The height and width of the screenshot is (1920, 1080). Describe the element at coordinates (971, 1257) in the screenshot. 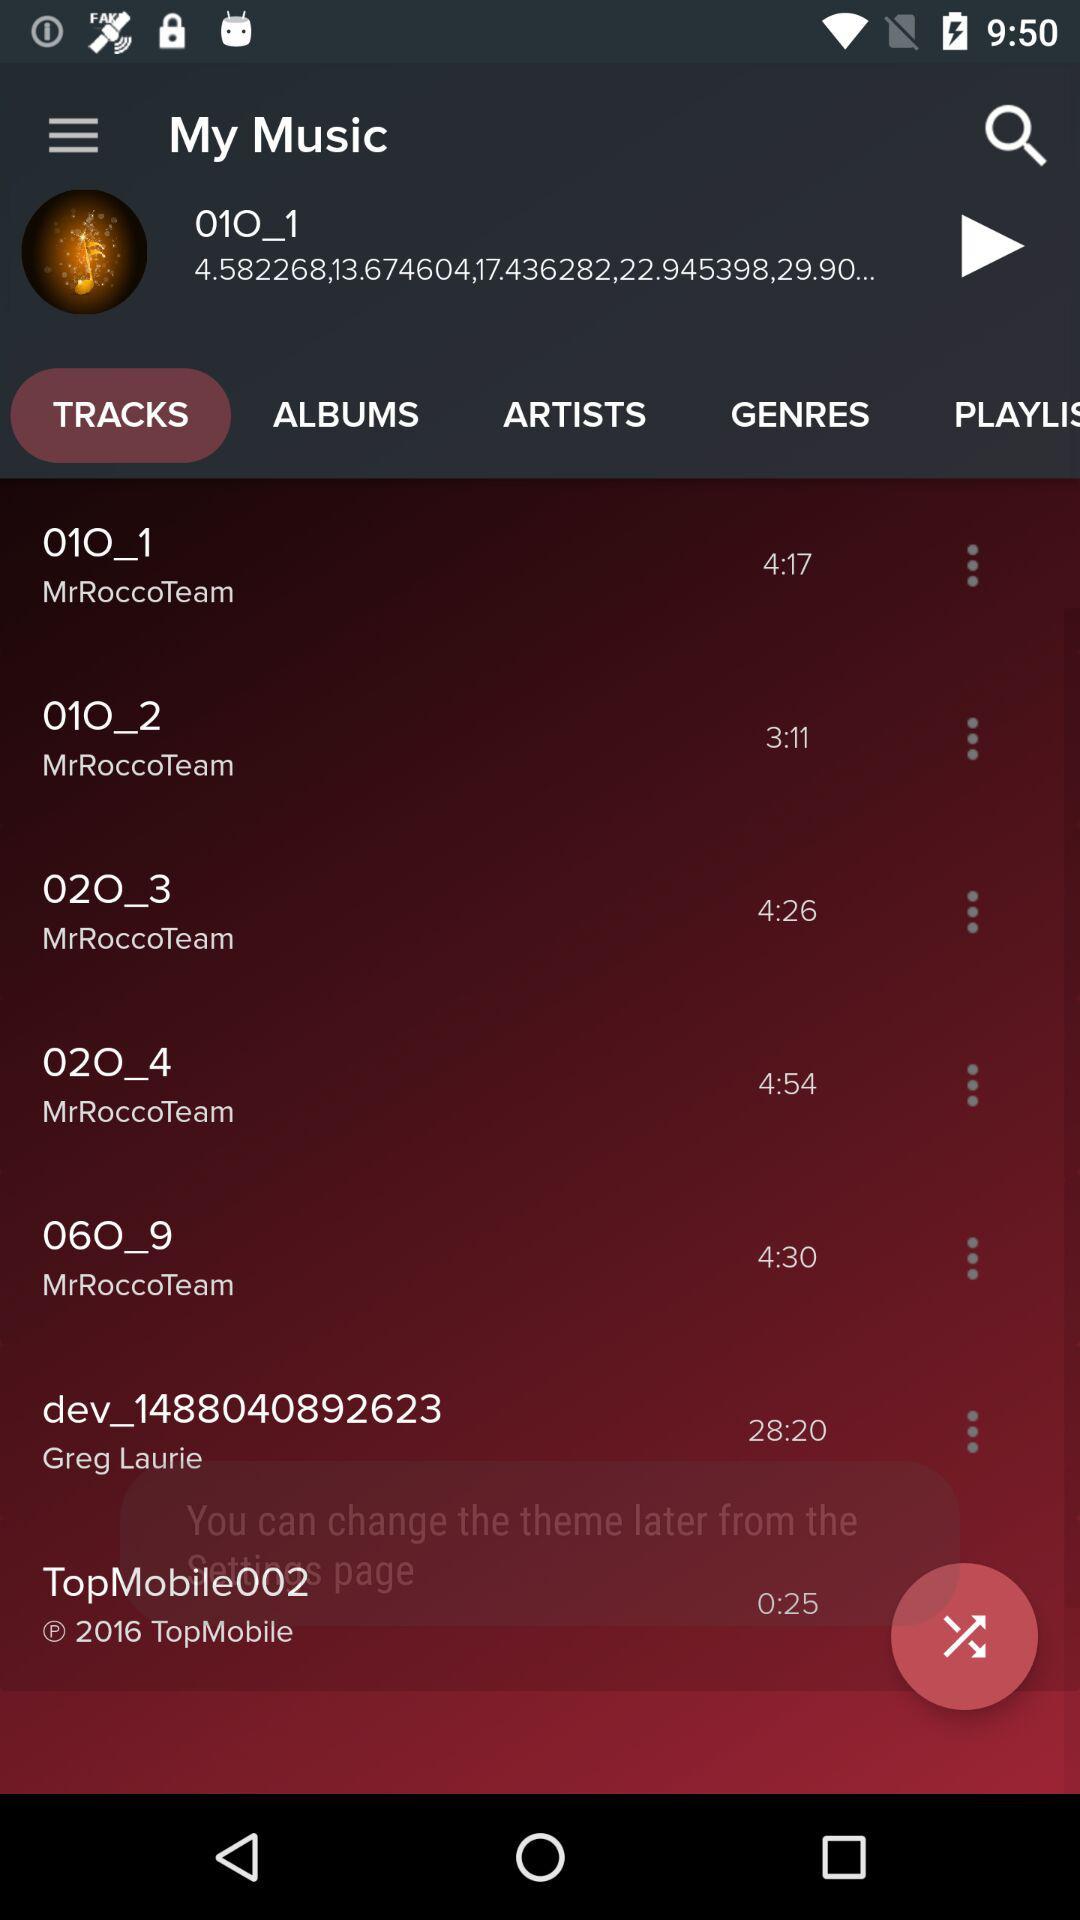

I see `open options` at that location.